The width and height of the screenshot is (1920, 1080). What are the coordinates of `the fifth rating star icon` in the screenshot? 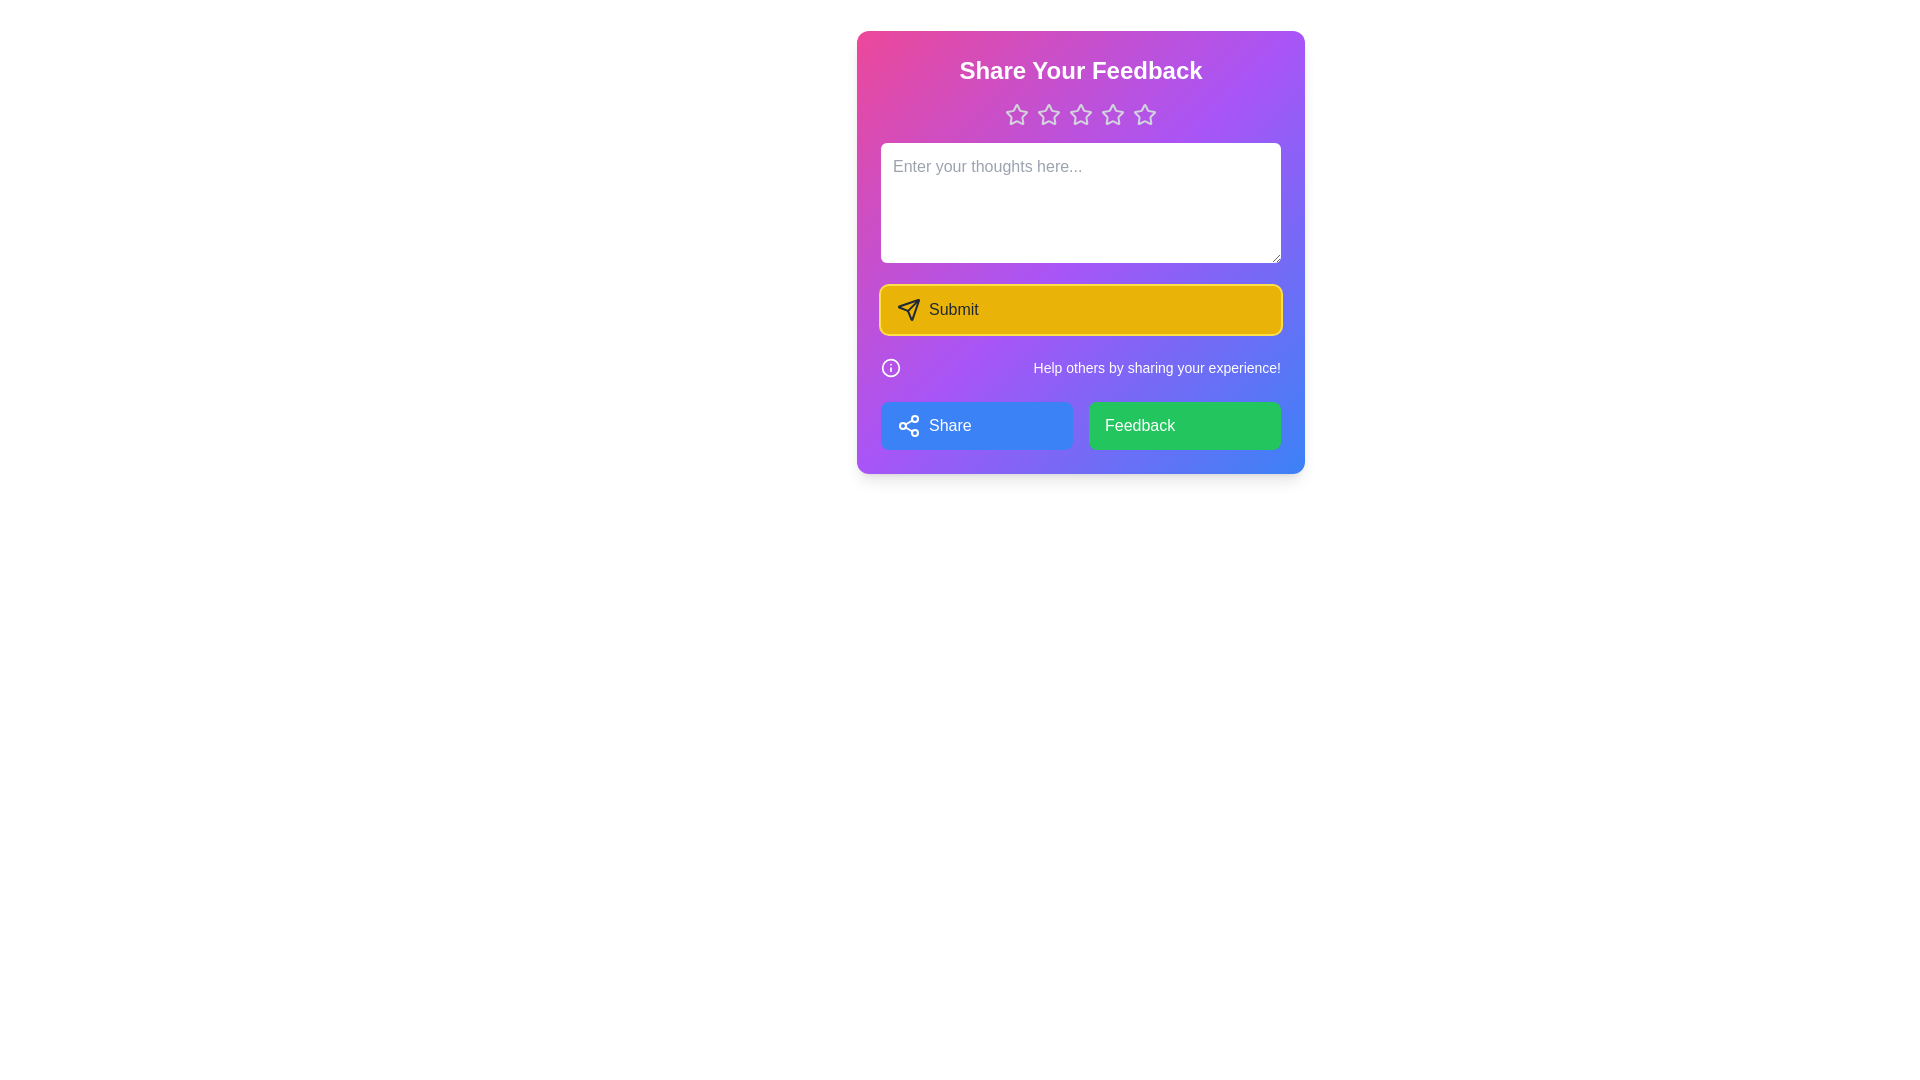 It's located at (1145, 114).